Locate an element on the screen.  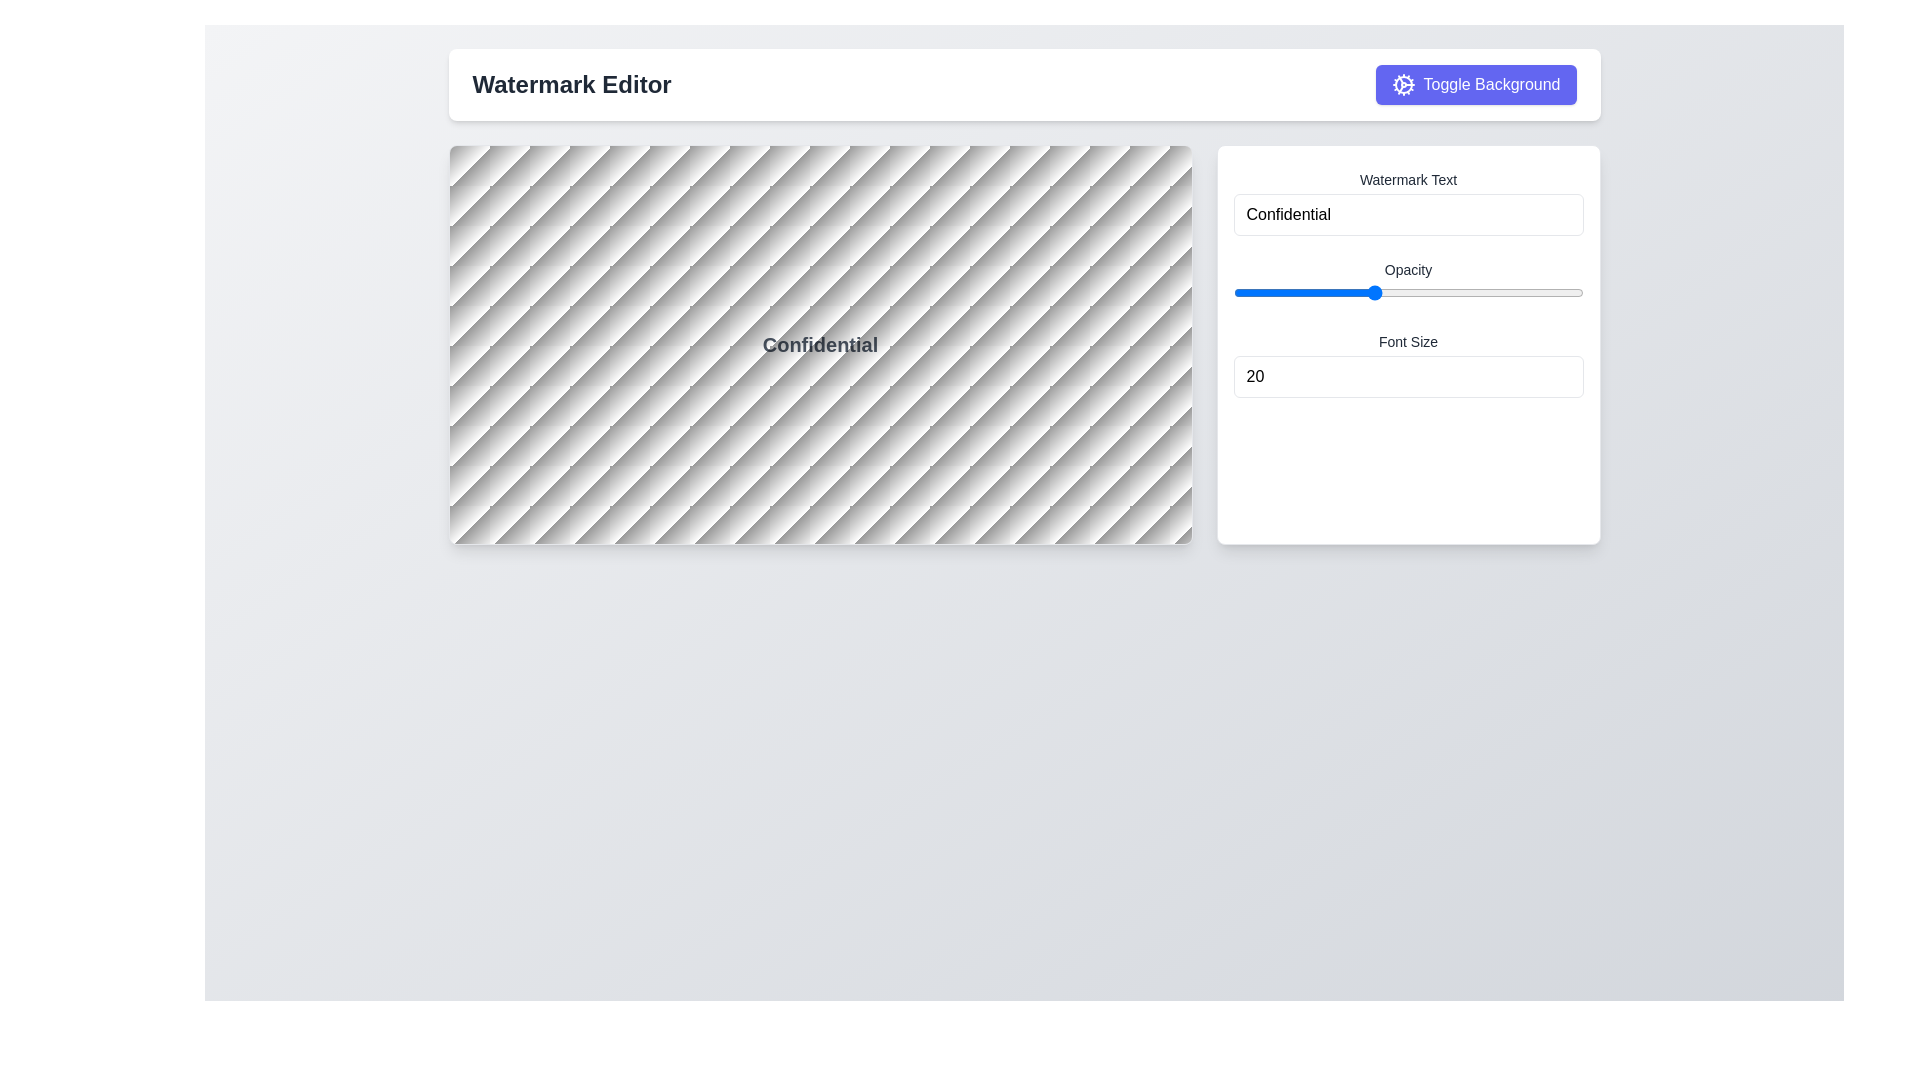
the number input field displaying the current value '20' to focus it is located at coordinates (1407, 377).